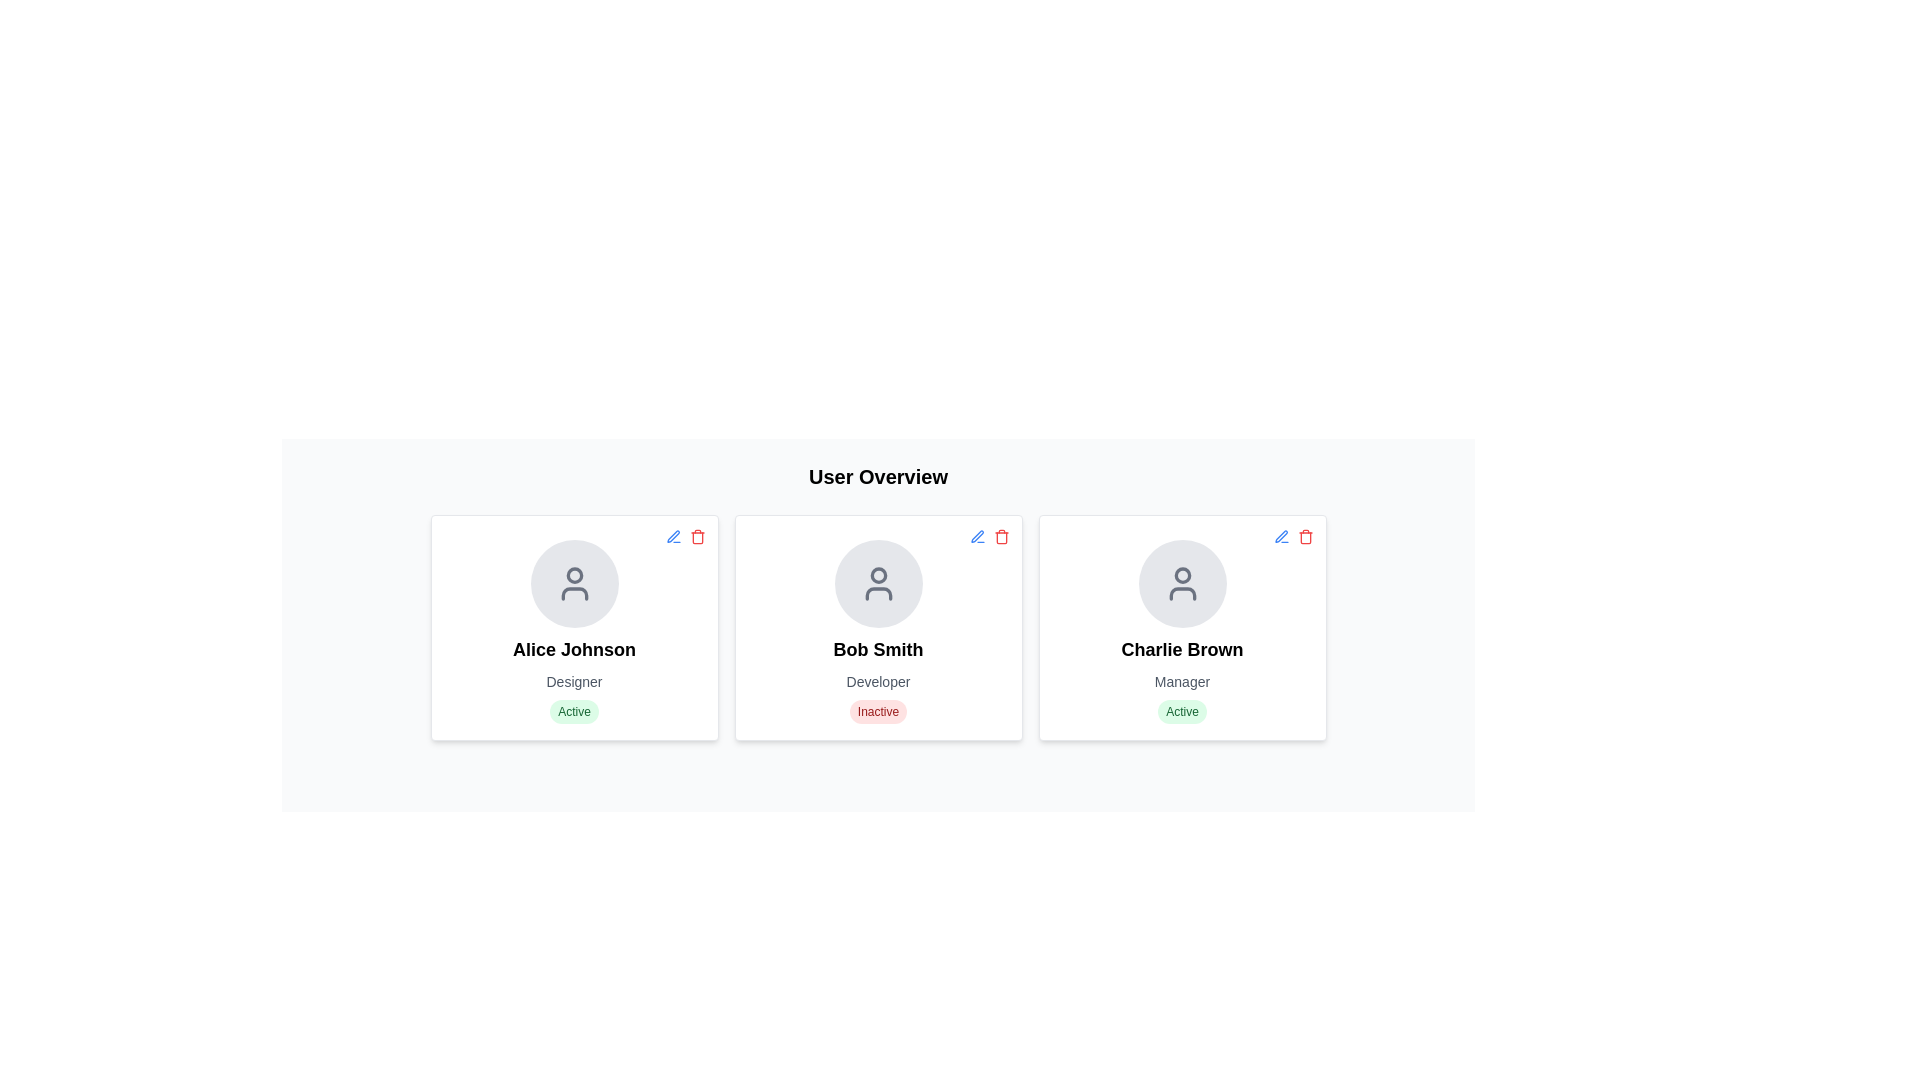  Describe the element at coordinates (1305, 535) in the screenshot. I see `the delete icon located at the top-right corner of Charlie Brown's user card` at that location.